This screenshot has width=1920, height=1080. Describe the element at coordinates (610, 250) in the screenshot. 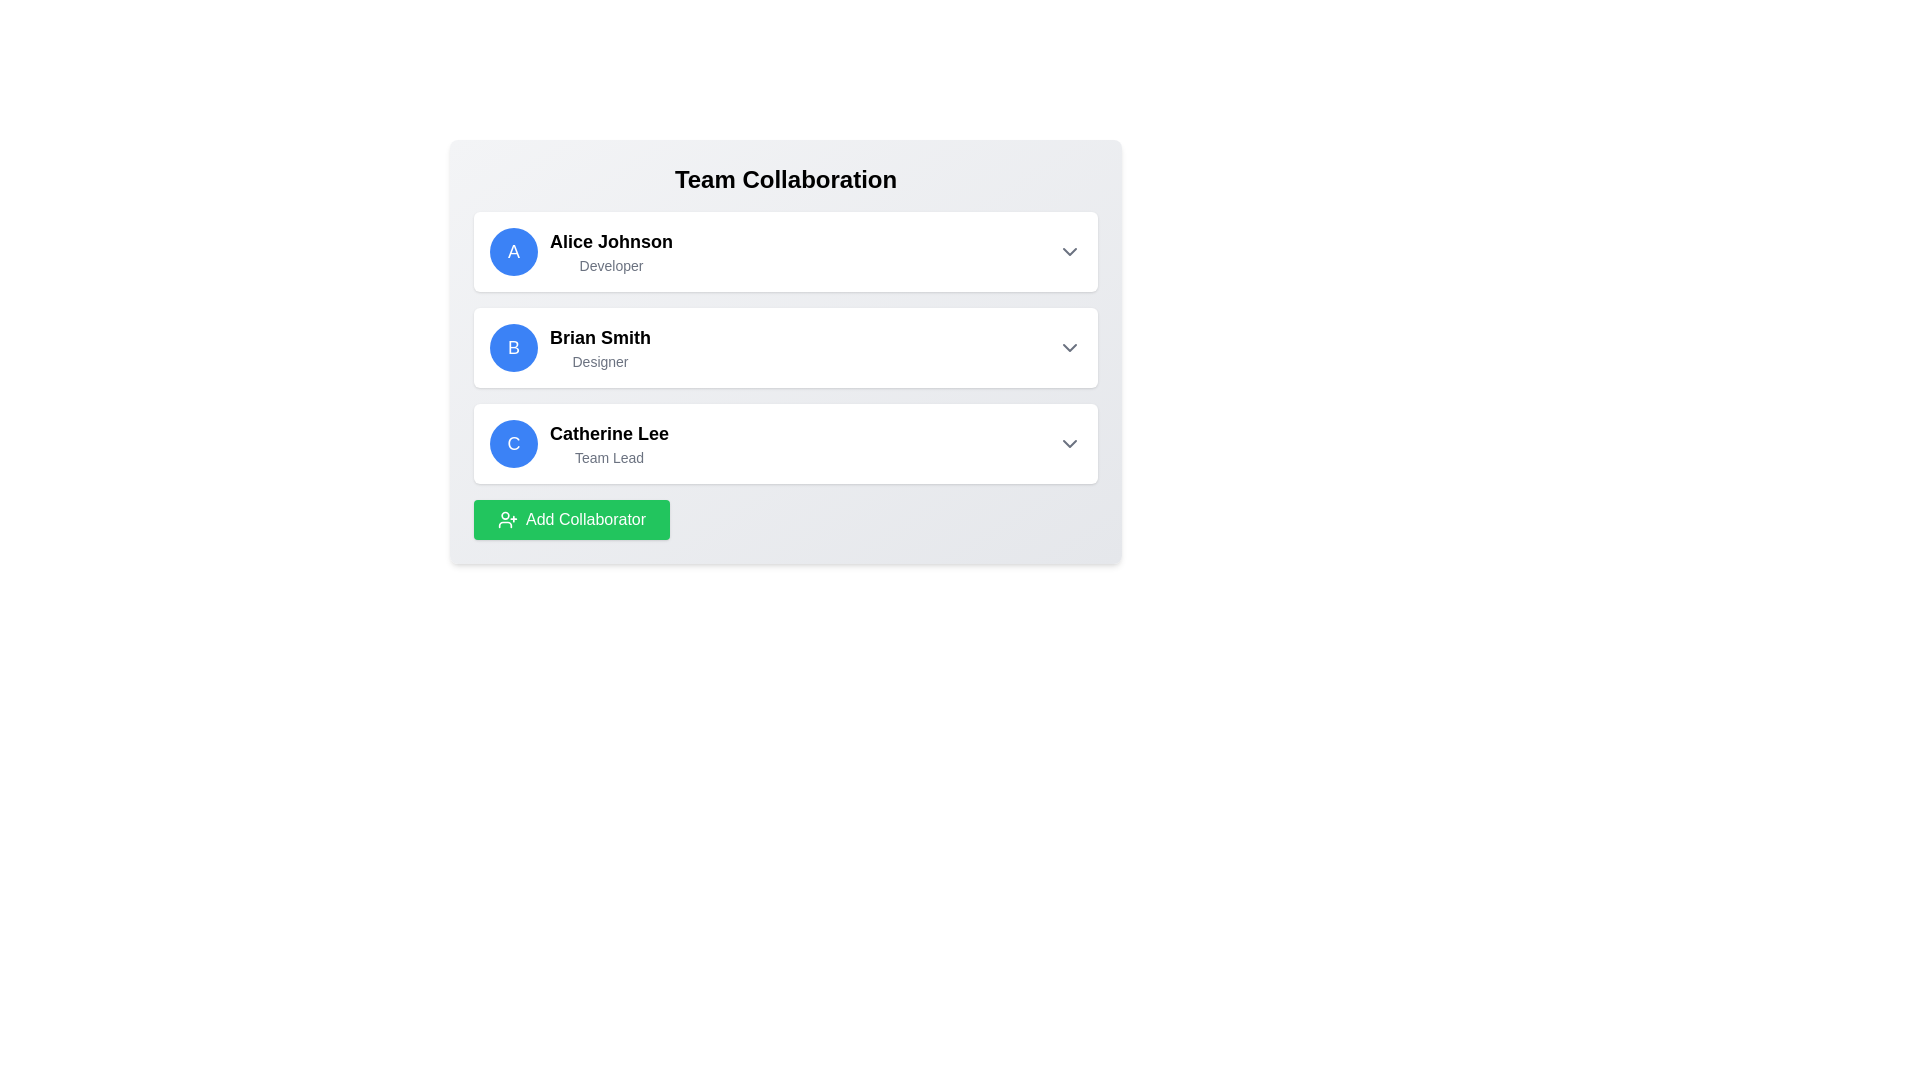

I see `the text block displaying 'Alice Johnson' and 'Developer', which is aligned to the left within a white rectangle, positioned to the right of a circular blue icon with the letter 'A'` at that location.